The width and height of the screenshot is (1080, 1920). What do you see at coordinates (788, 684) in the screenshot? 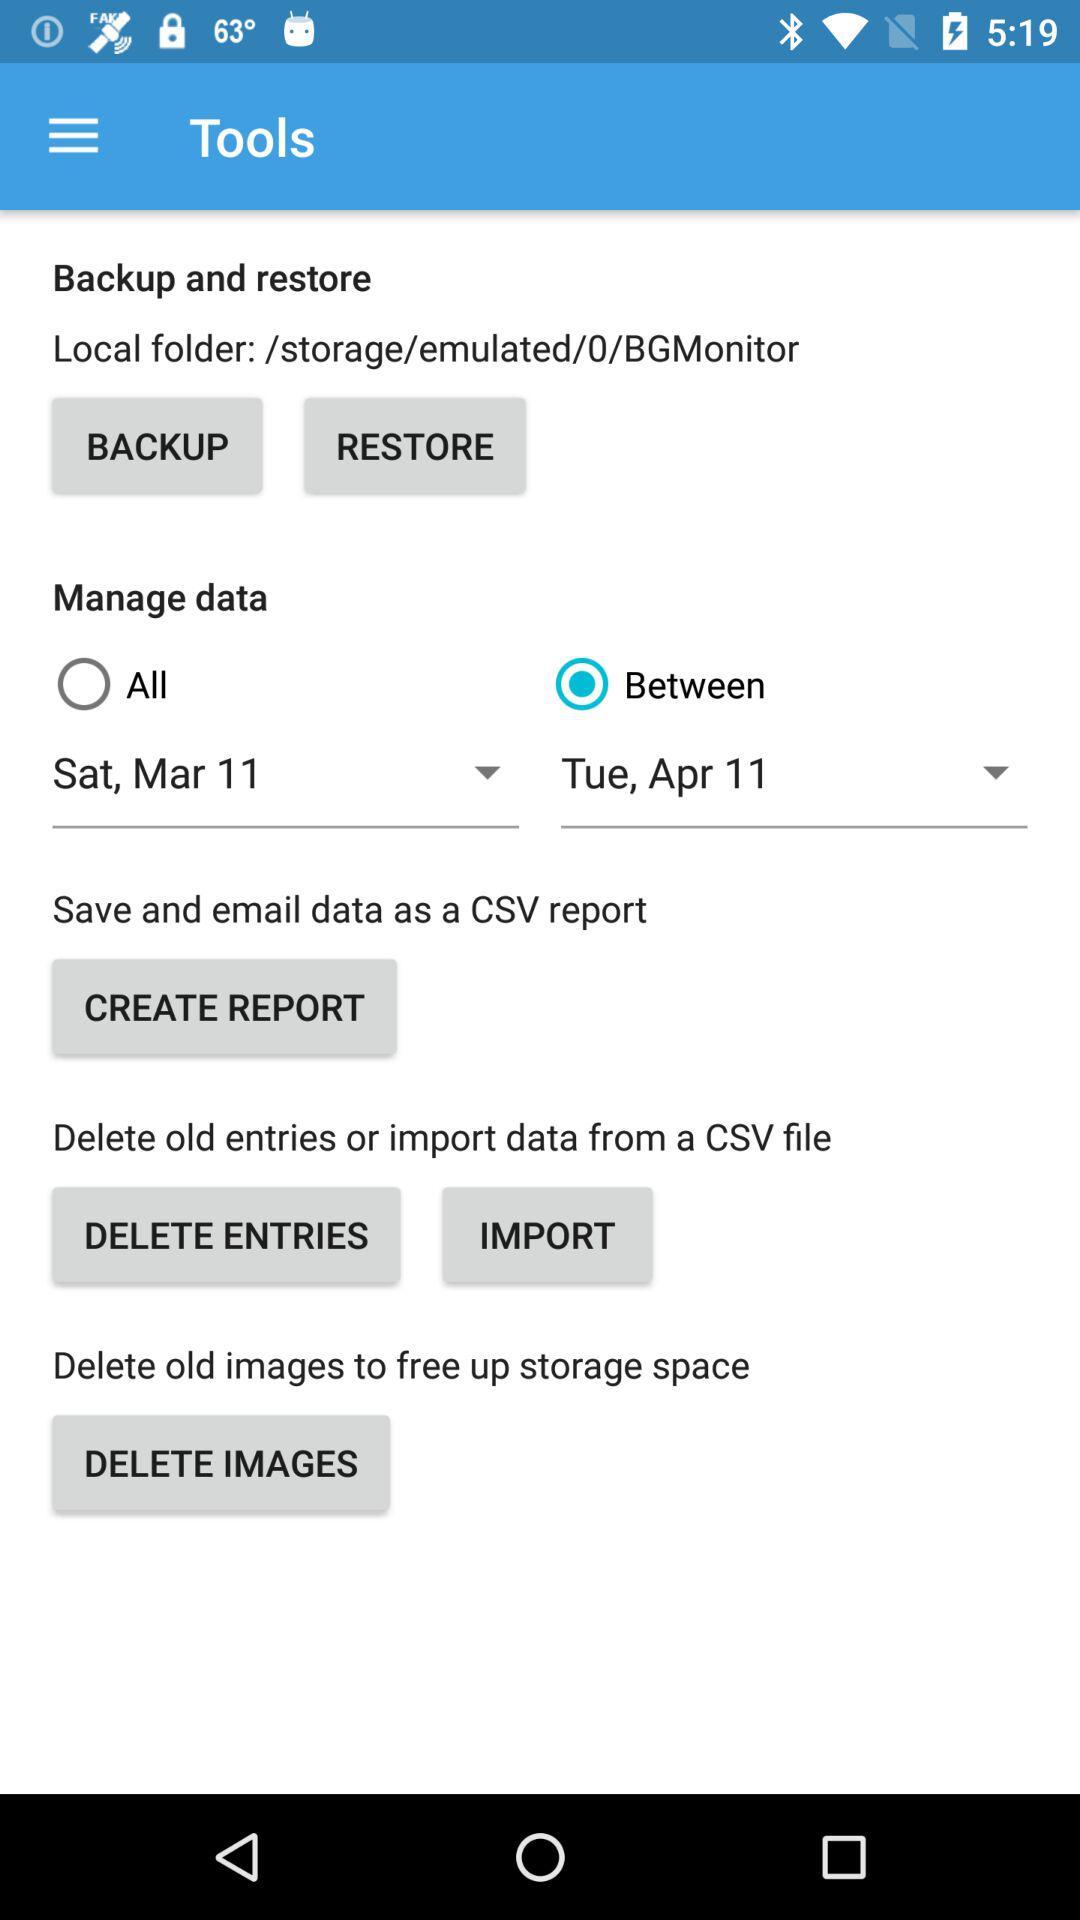
I see `the item above sat, mar 11 icon` at bounding box center [788, 684].